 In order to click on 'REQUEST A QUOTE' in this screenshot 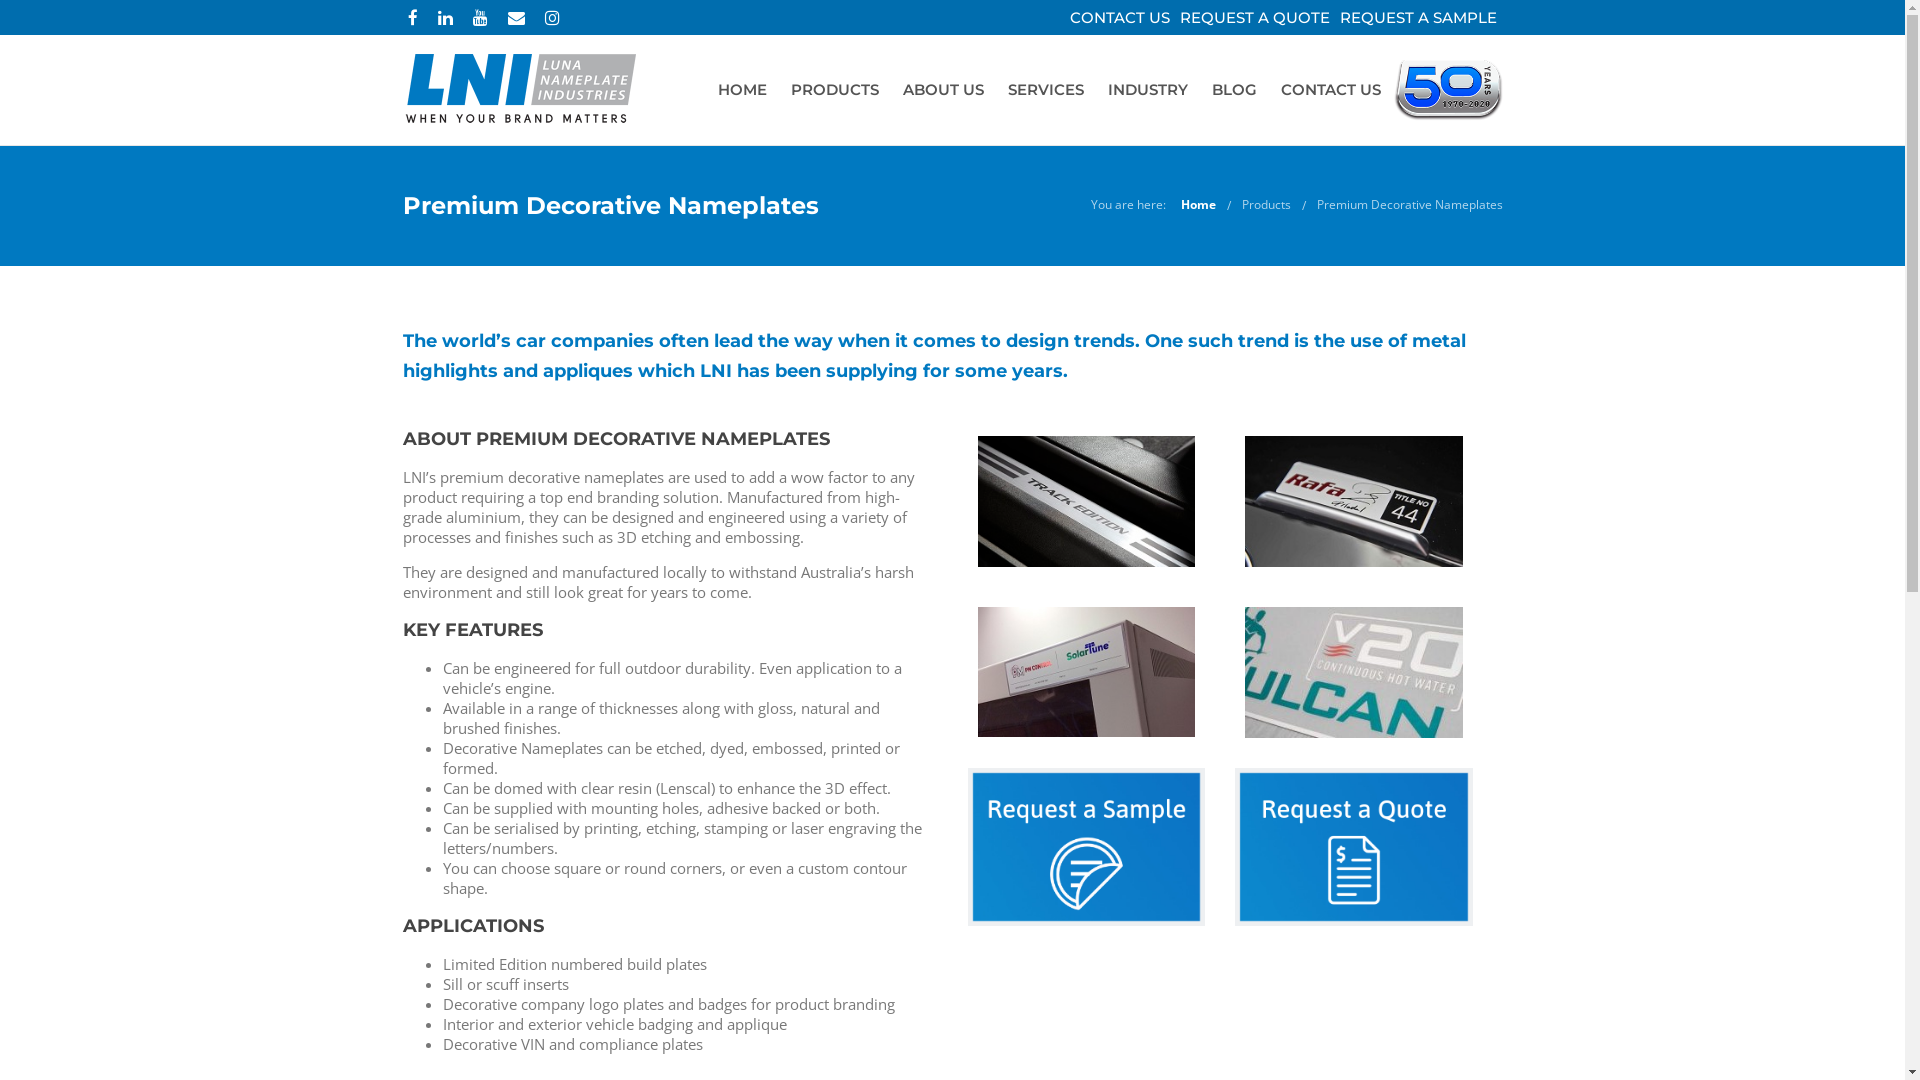, I will do `click(1253, 17)`.